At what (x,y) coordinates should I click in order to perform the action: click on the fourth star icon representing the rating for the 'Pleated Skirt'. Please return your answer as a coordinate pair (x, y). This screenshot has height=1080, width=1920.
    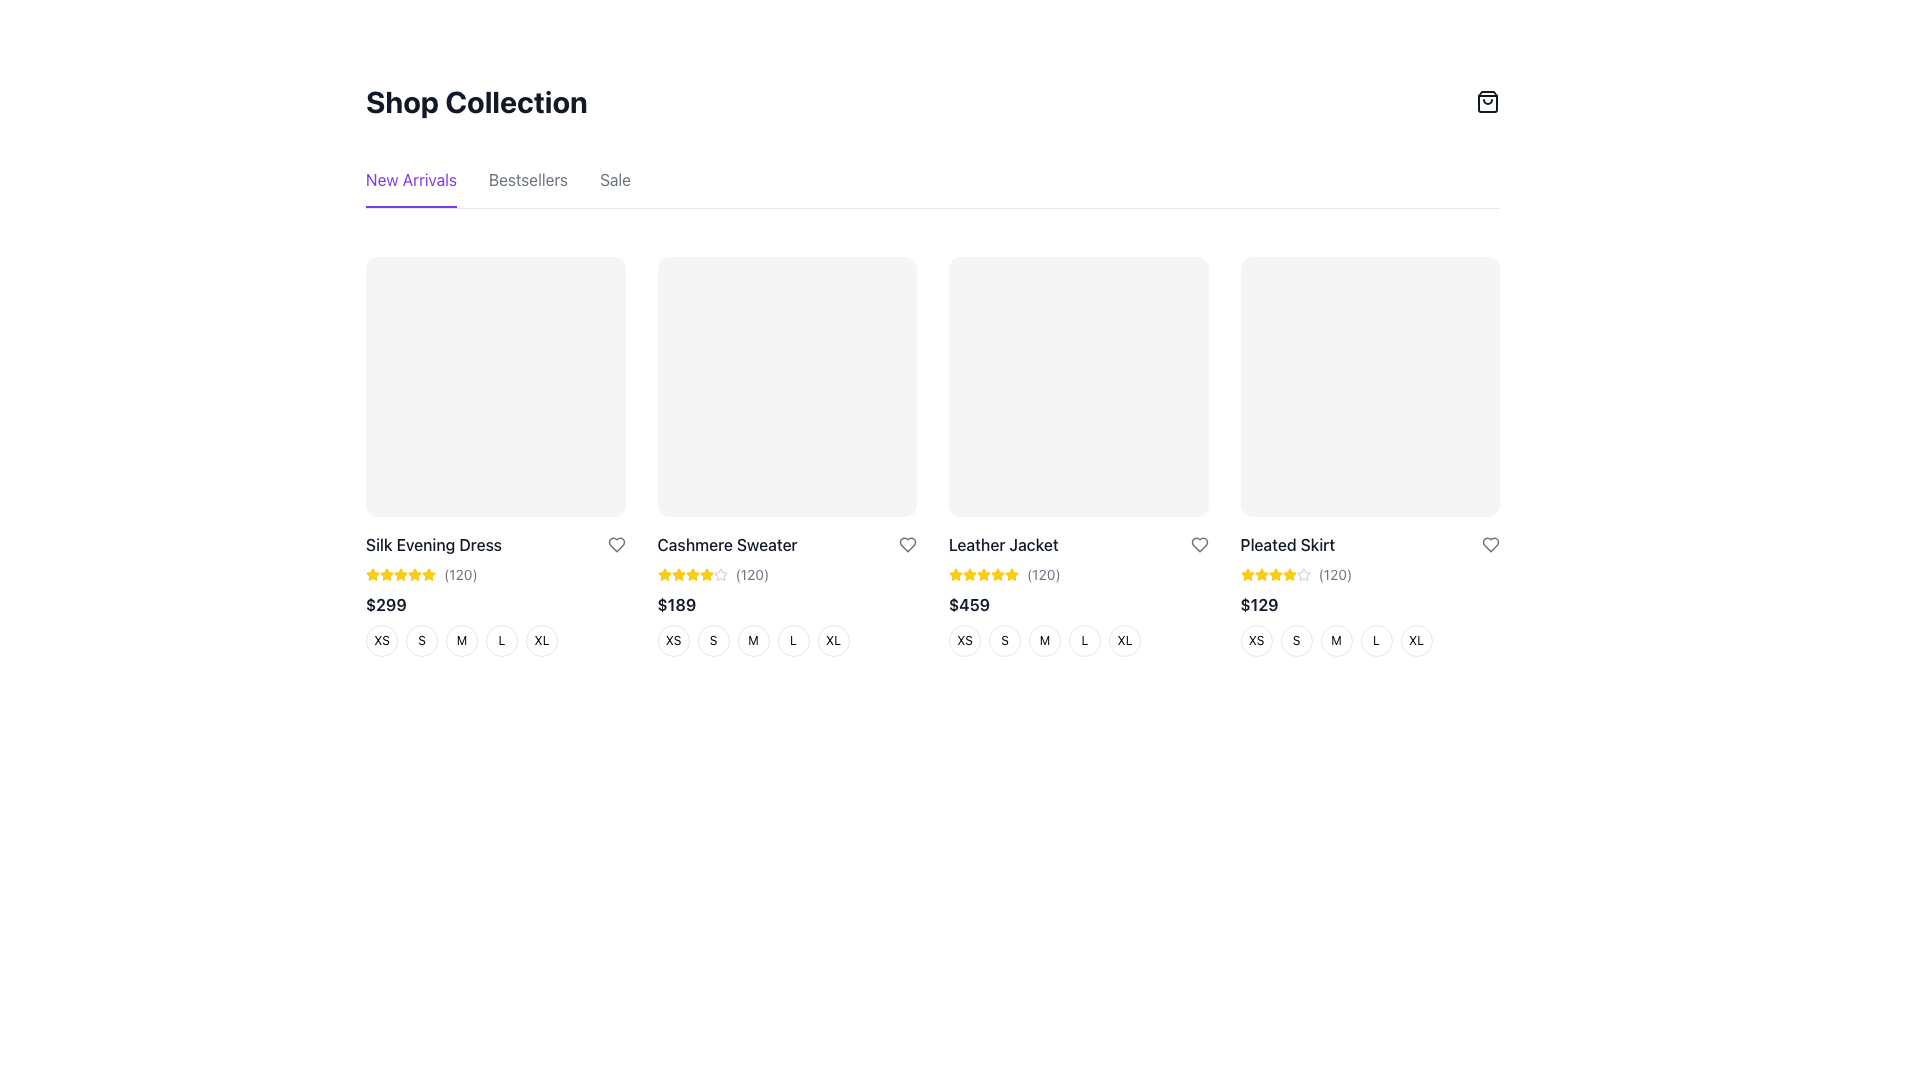
    Looking at the image, I should click on (1274, 574).